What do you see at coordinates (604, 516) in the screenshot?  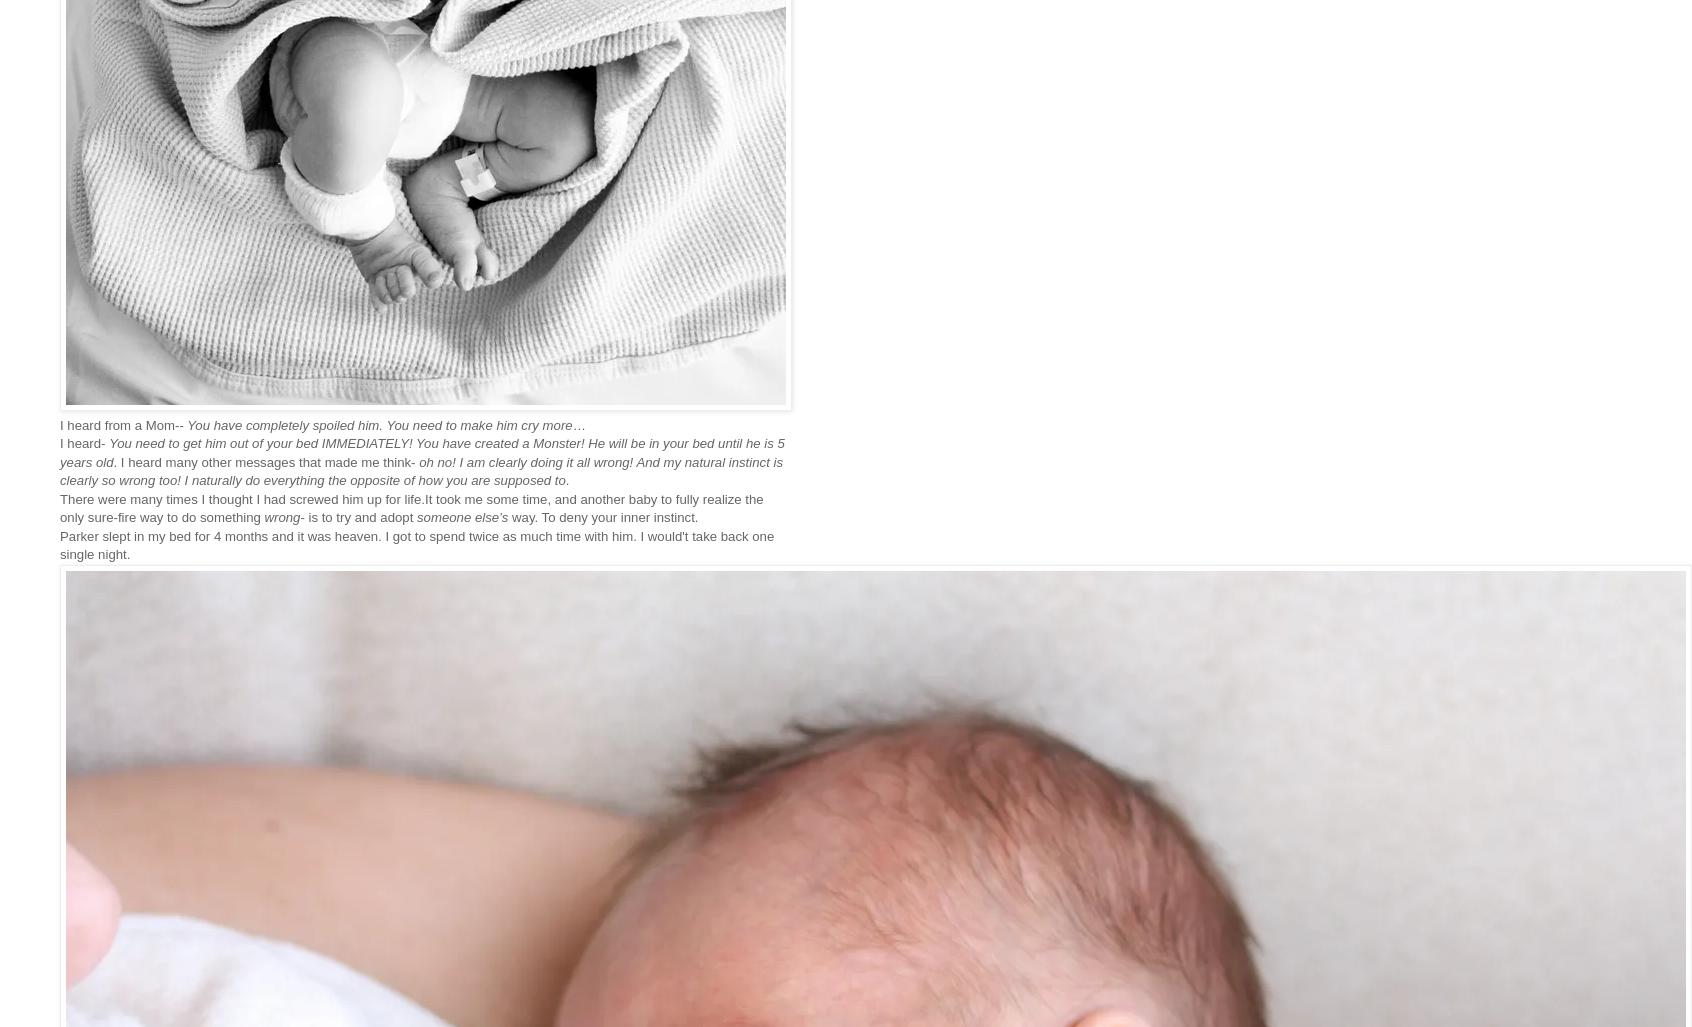 I see `'way. To deny your inner instinct.'` at bounding box center [604, 516].